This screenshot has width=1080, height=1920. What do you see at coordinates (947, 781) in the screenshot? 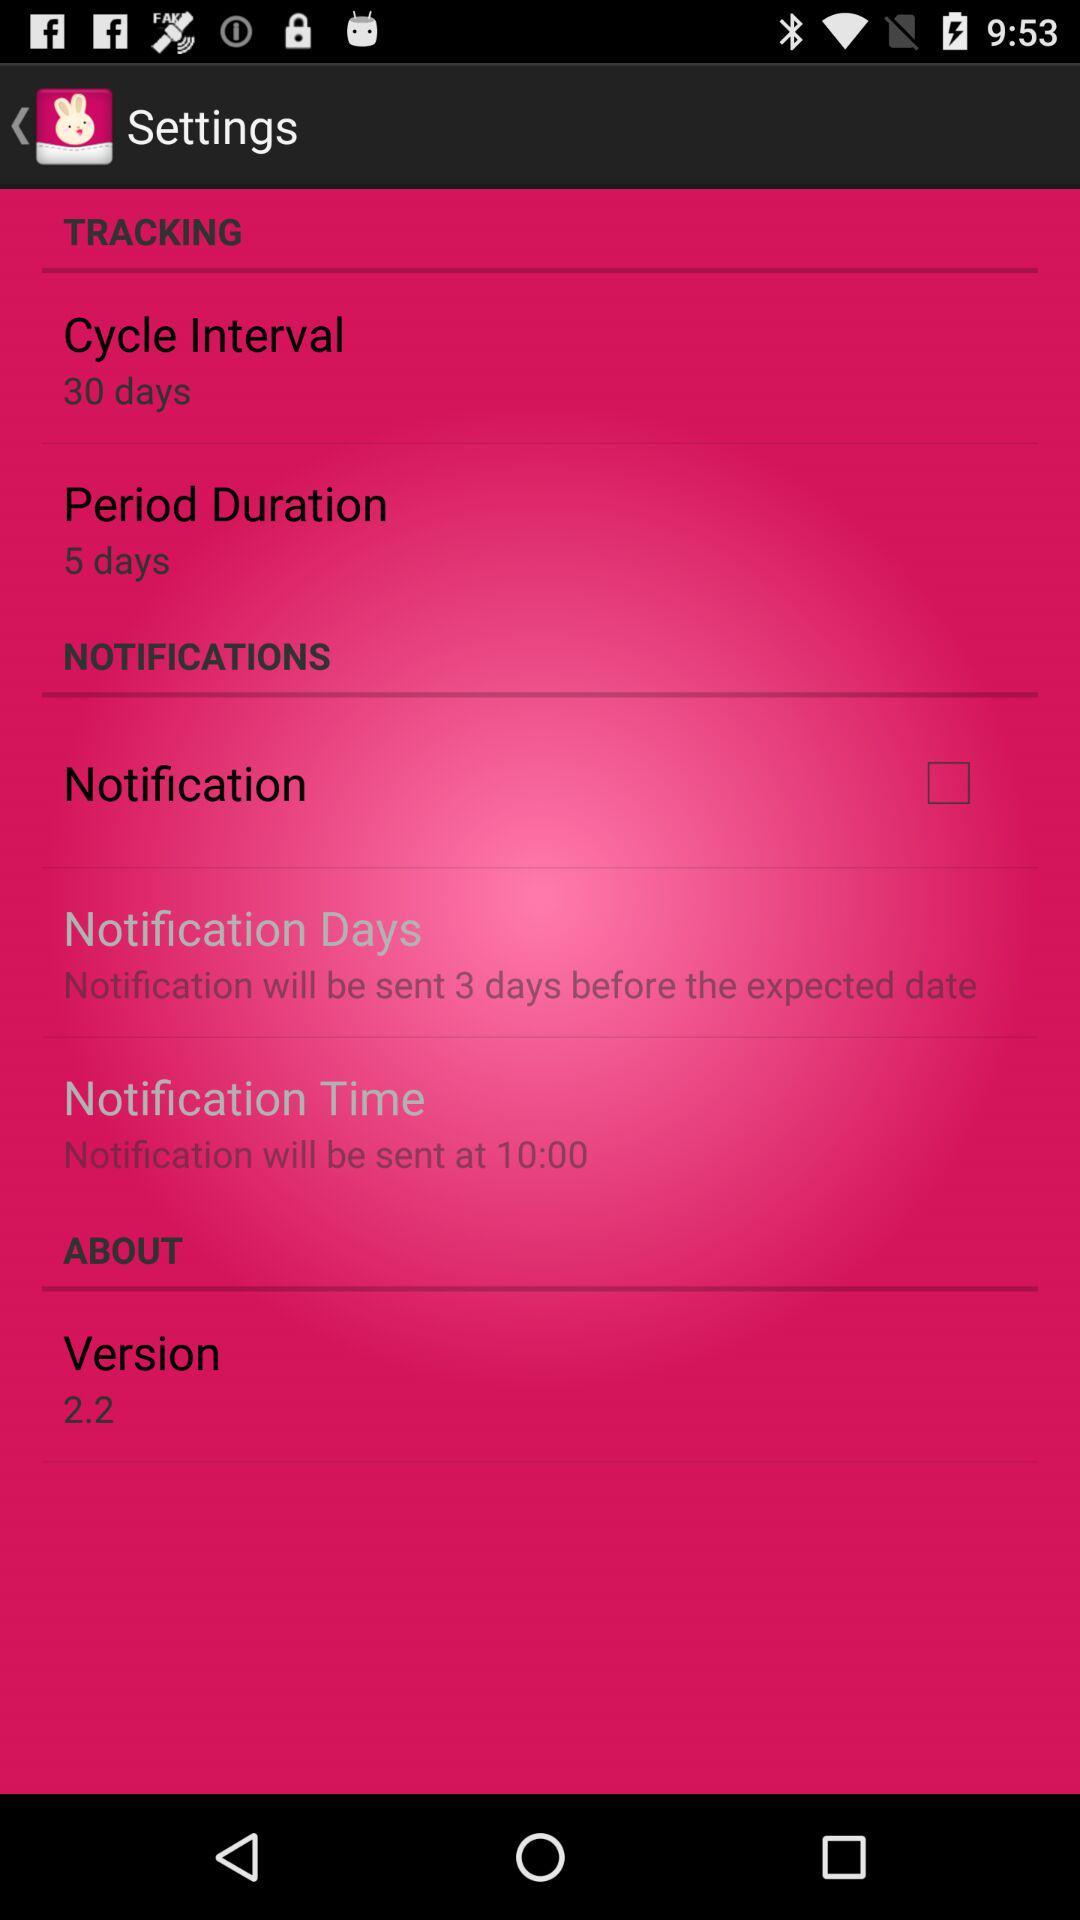
I see `app above the notification will be icon` at bounding box center [947, 781].